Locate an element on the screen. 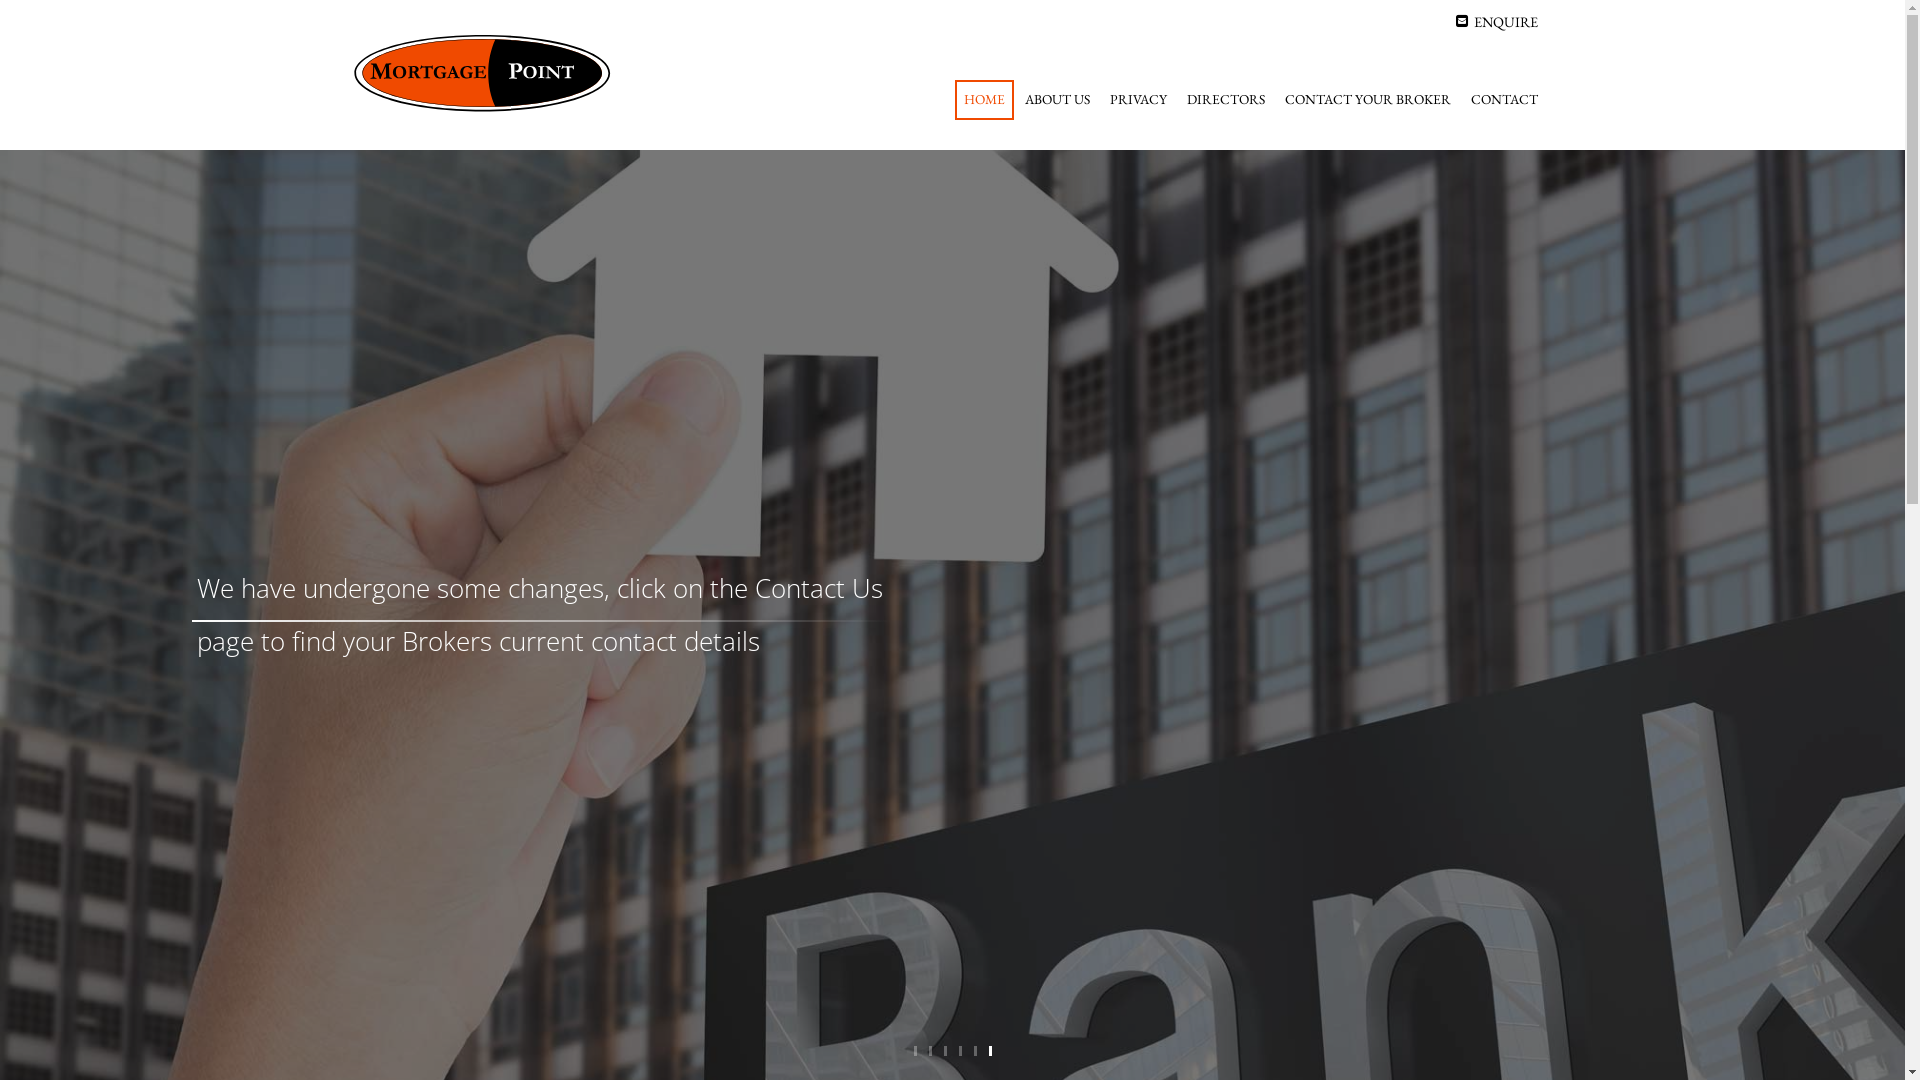  'HOME' is located at coordinates (953, 100).